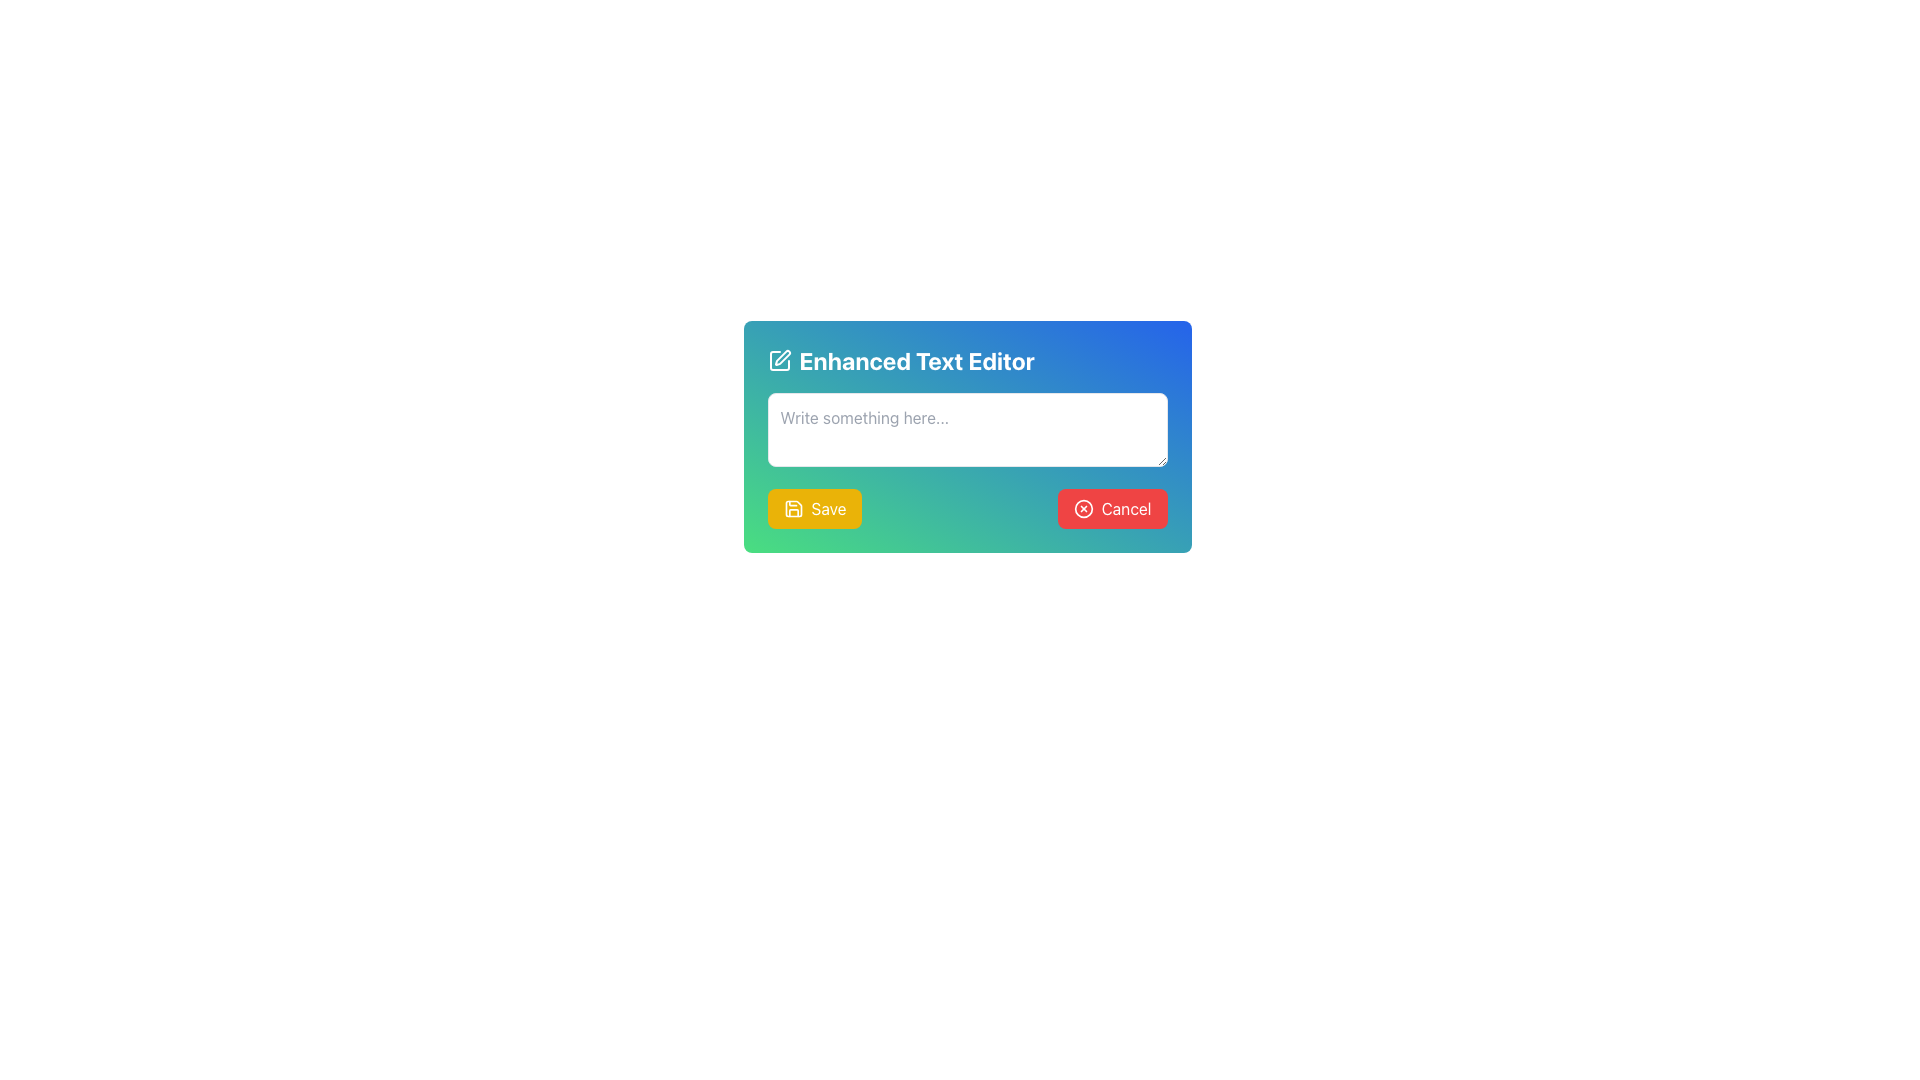  Describe the element at coordinates (815, 508) in the screenshot. I see `the yellow 'Save' button with a floppy disk icon located in the bottom-left corner of the modal interface` at that location.